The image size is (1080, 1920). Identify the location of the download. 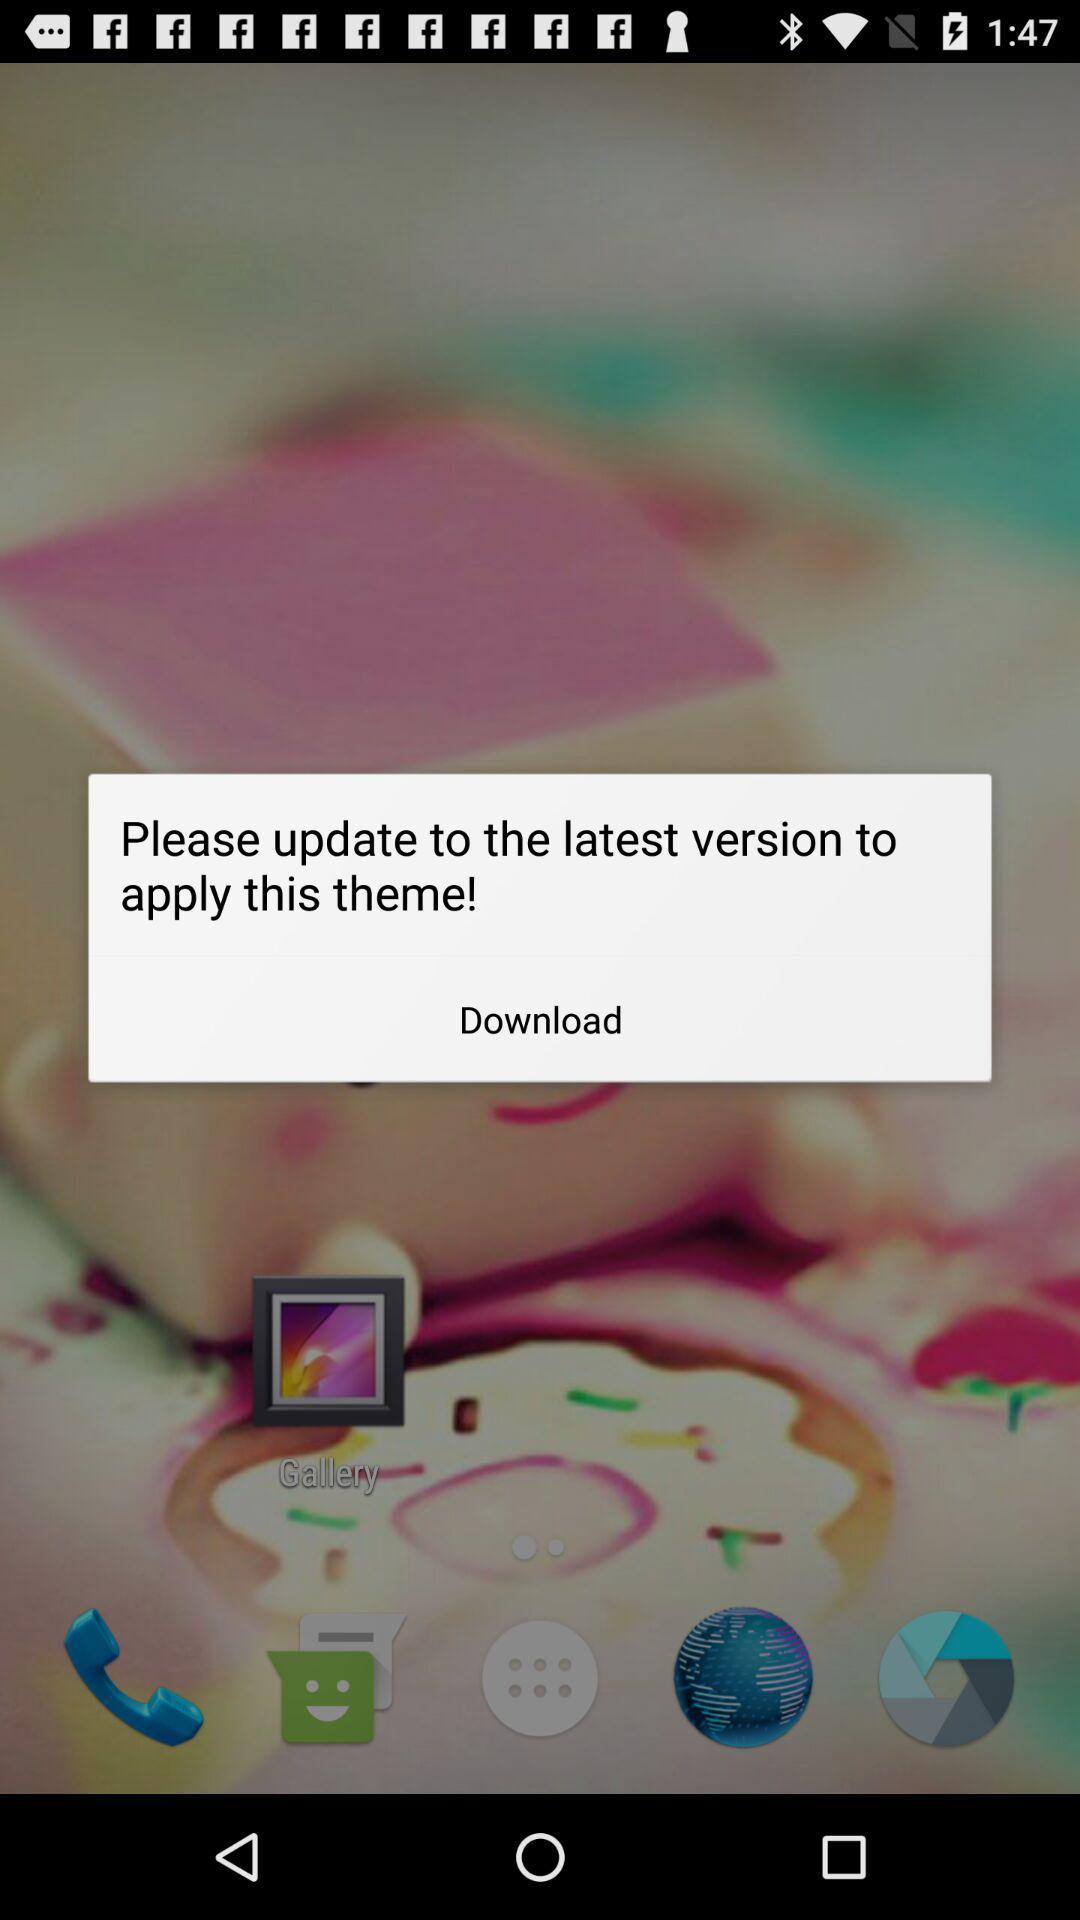
(540, 1019).